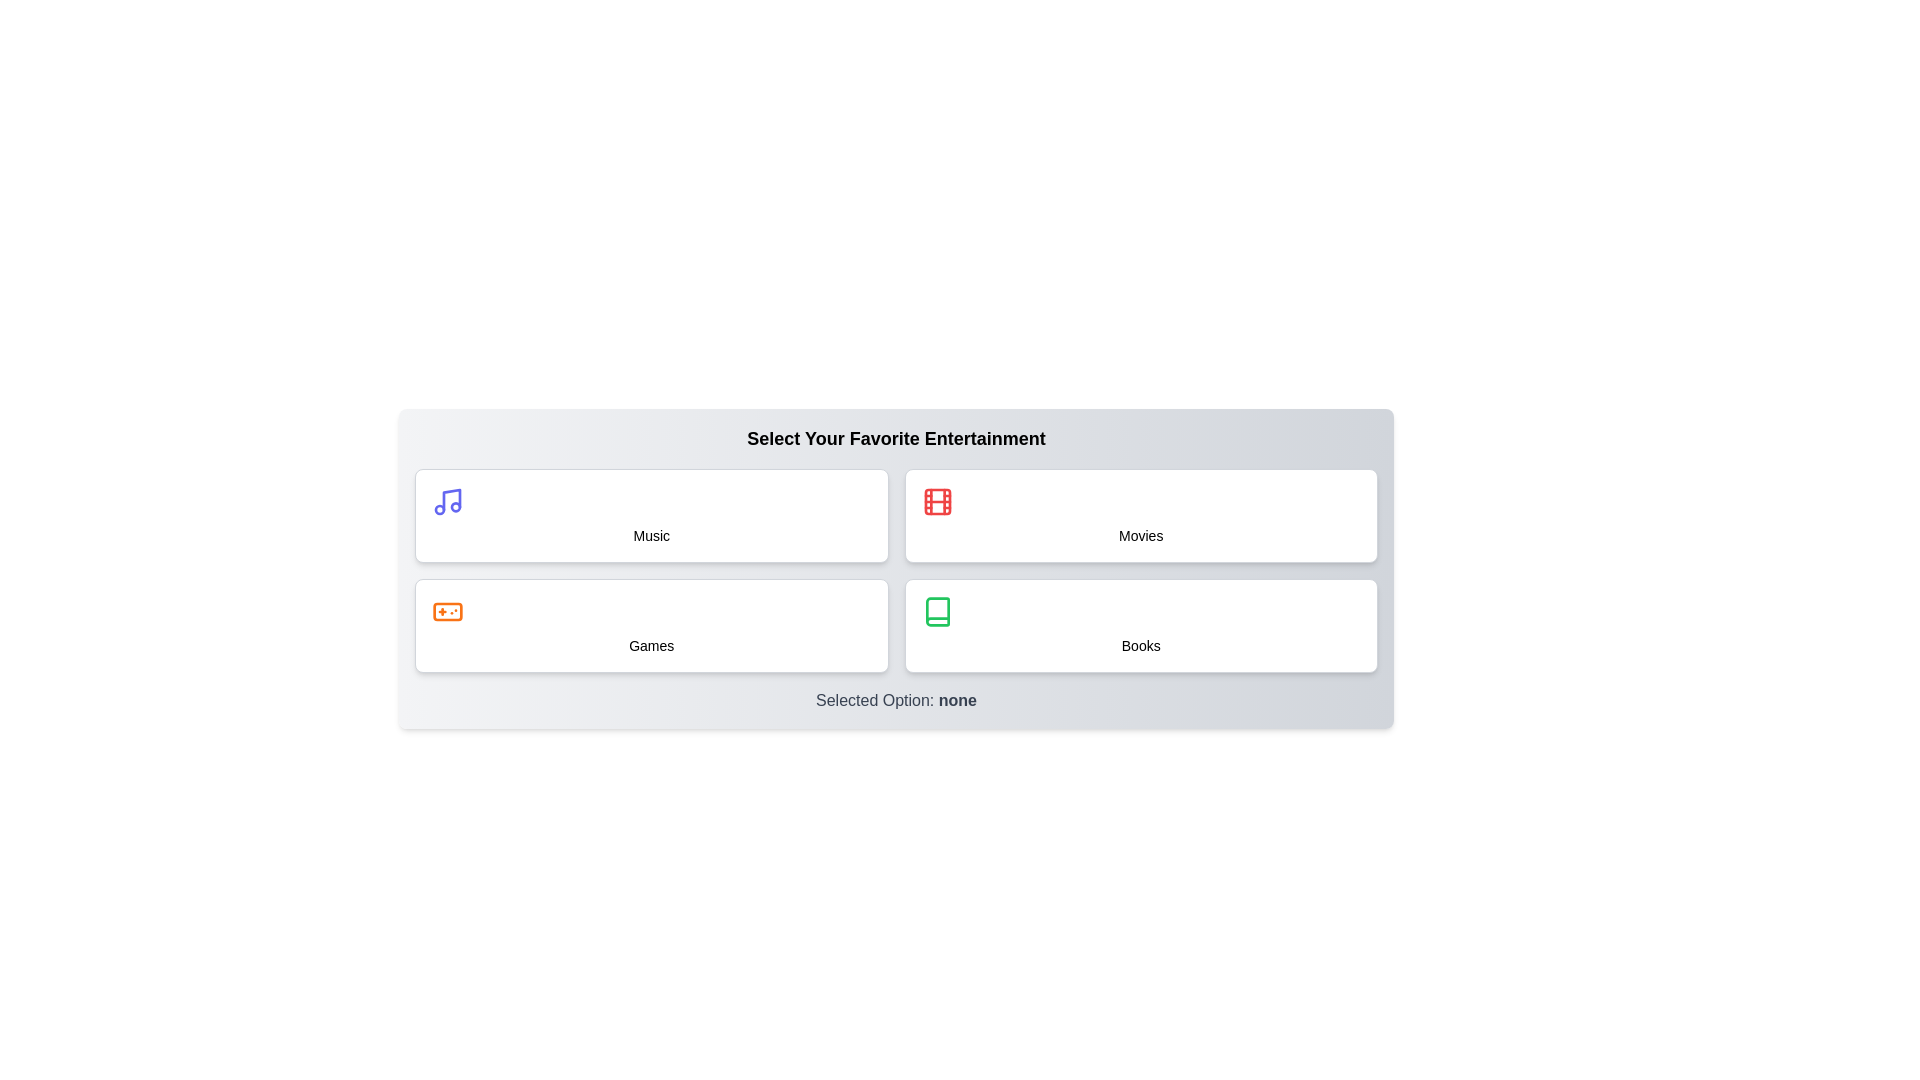  I want to click on the button labeled Books, so click(1141, 624).